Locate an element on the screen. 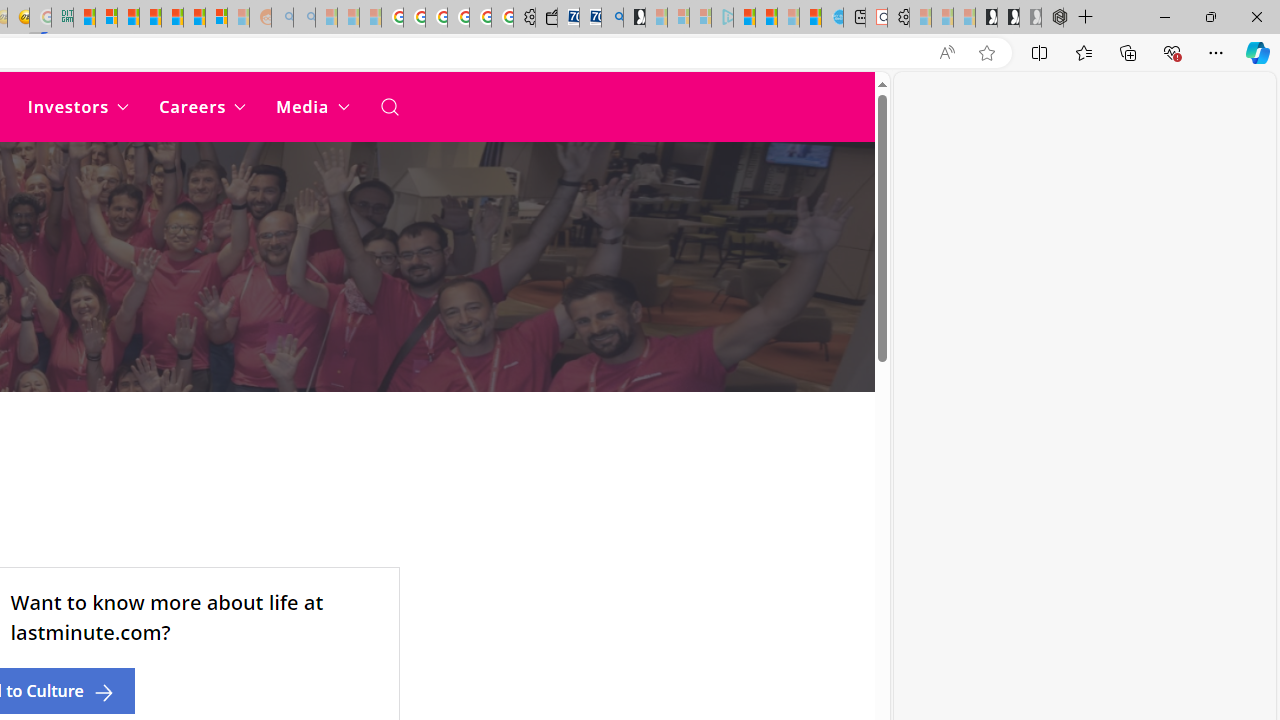 The height and width of the screenshot is (720, 1280). 'Microsoft account | Privacy' is located at coordinates (105, 17).